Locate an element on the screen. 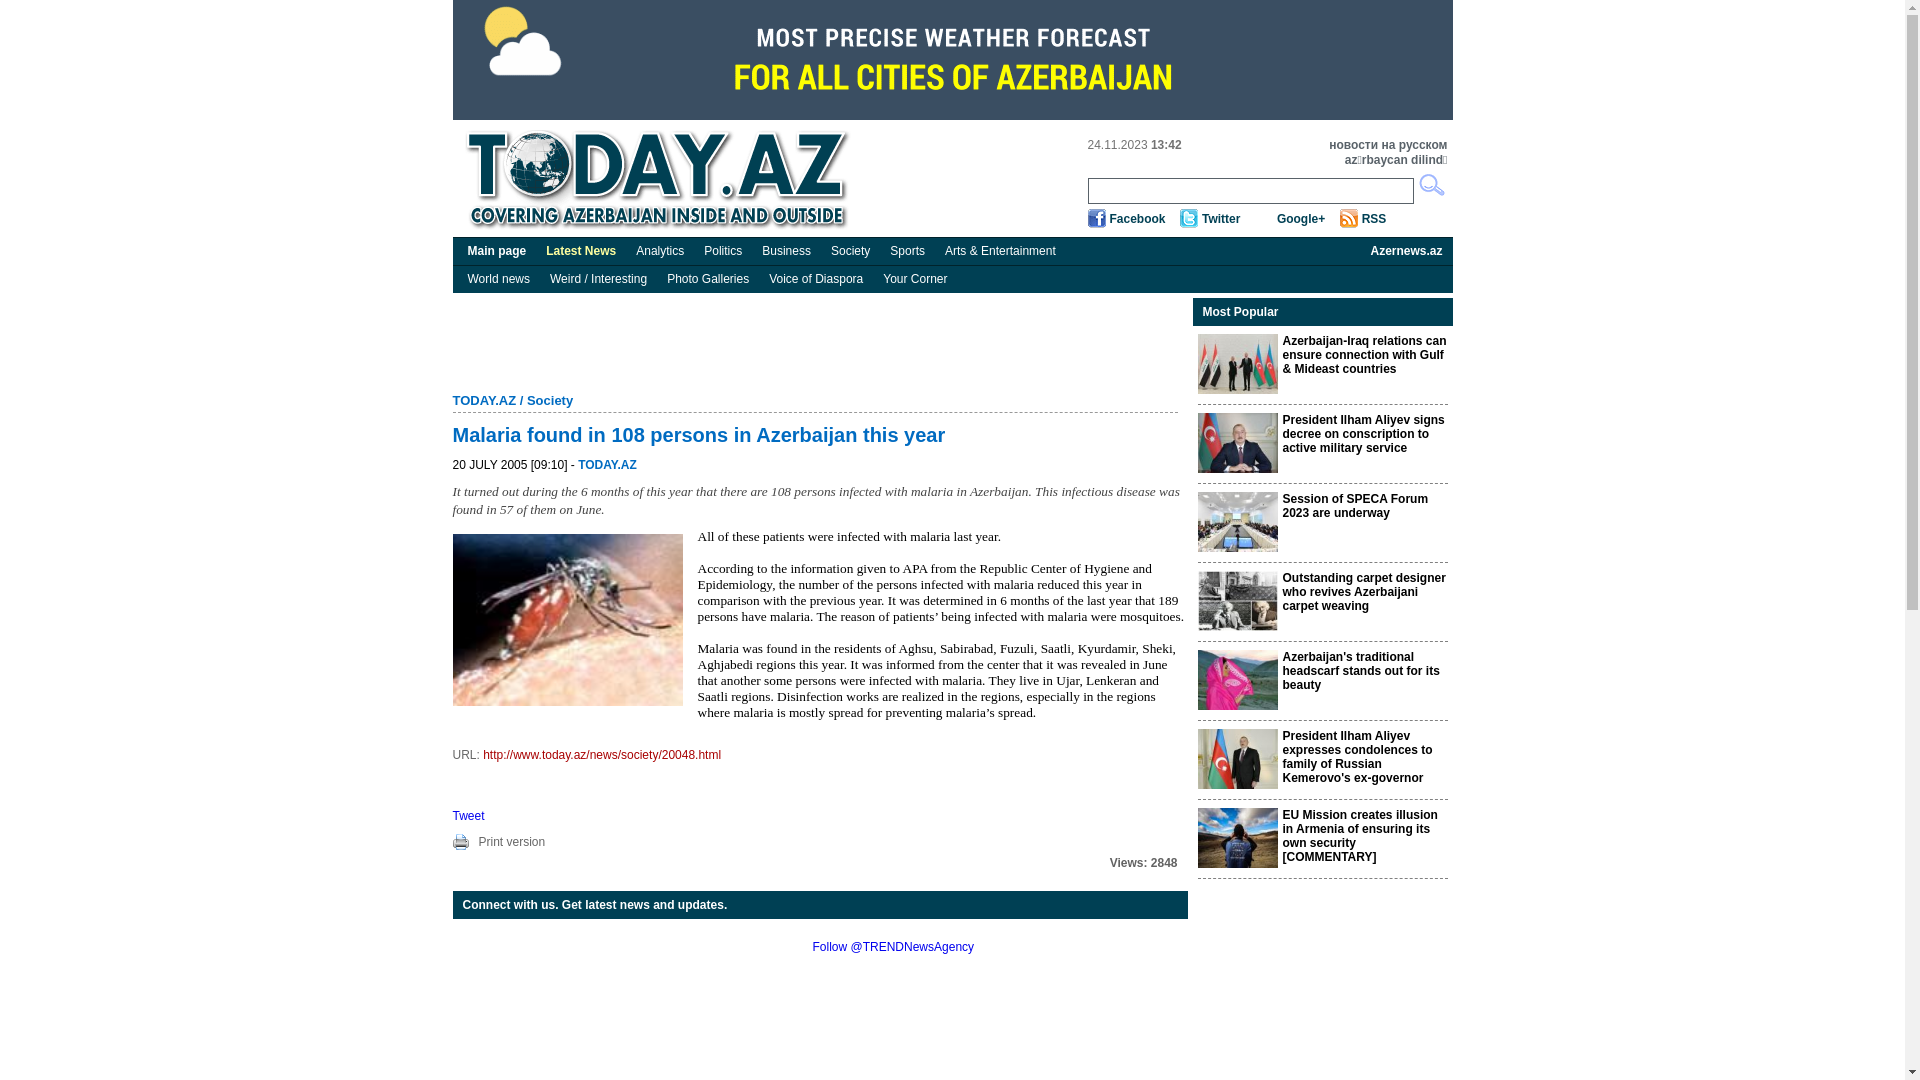 This screenshot has width=1920, height=1080. 'Arts & Entertainment' is located at coordinates (1000, 249).